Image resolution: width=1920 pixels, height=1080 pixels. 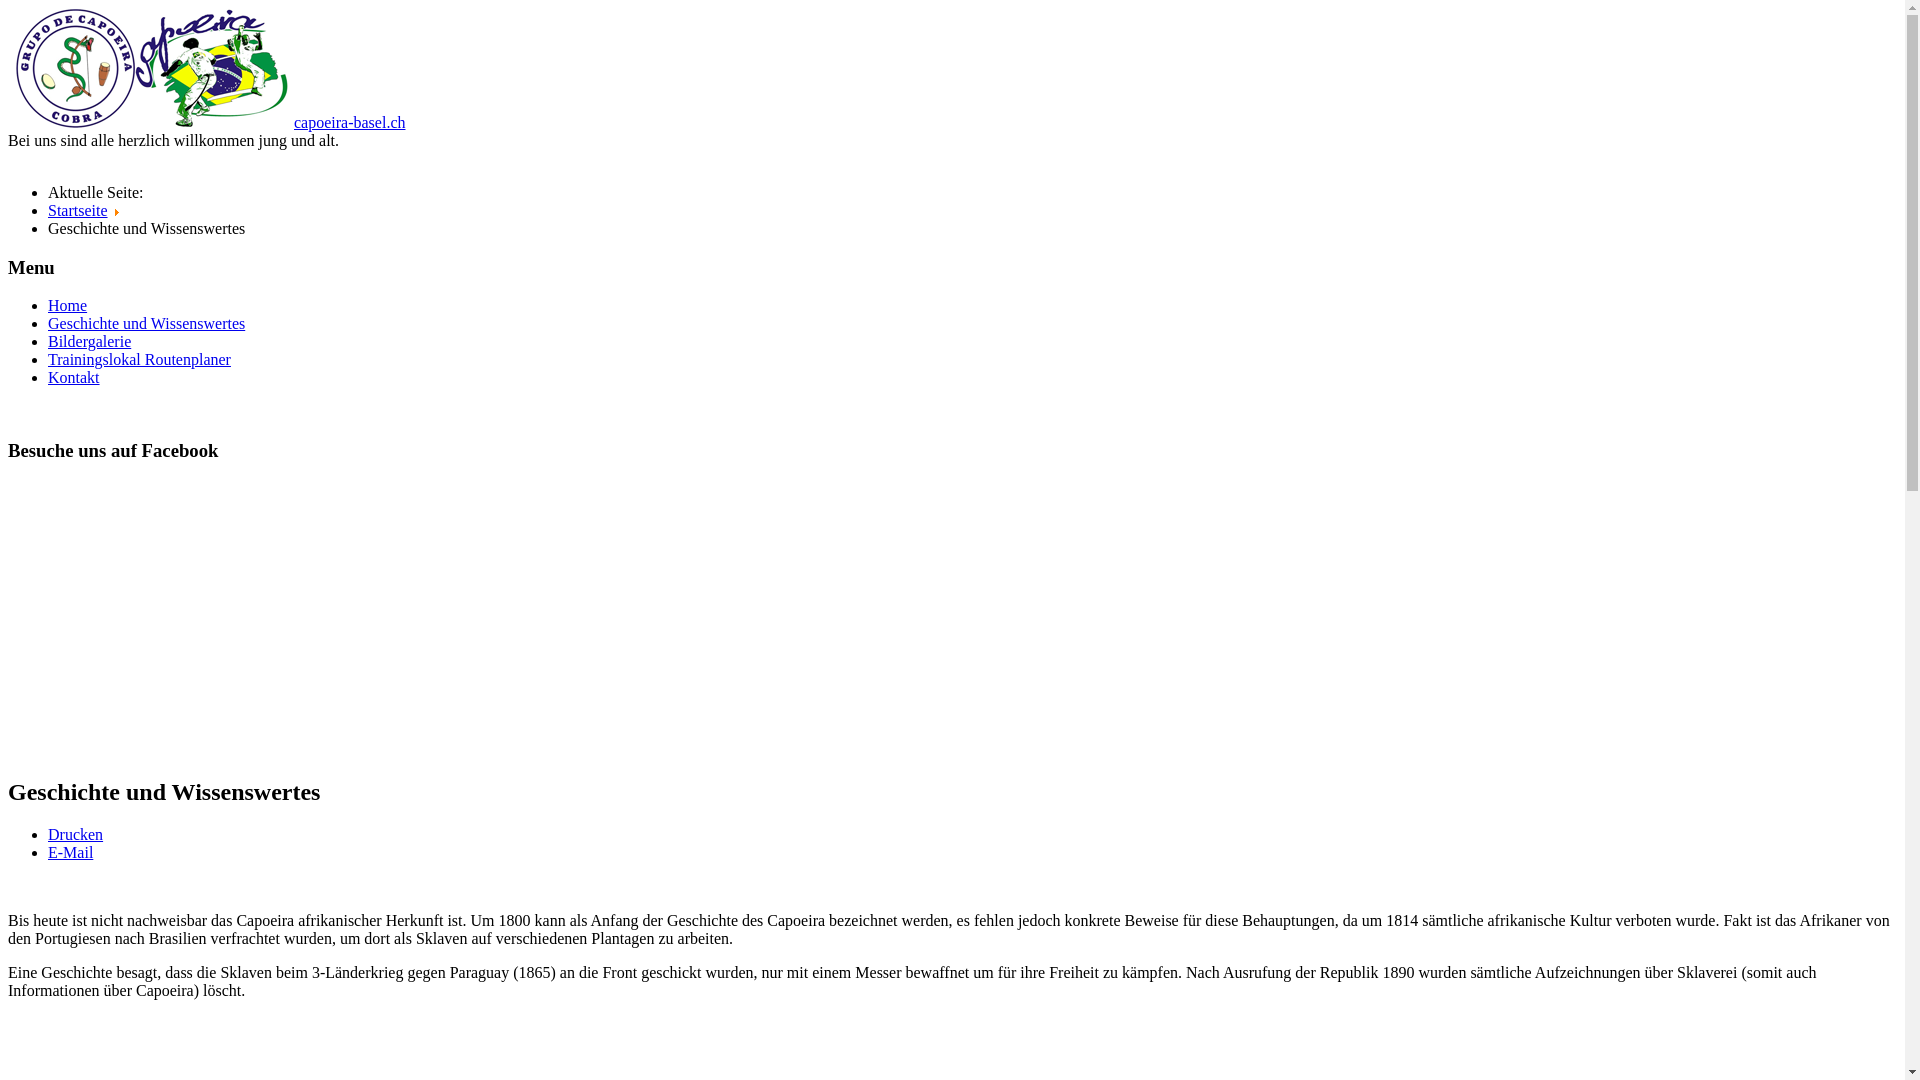 I want to click on 'E-Mail', so click(x=70, y=852).